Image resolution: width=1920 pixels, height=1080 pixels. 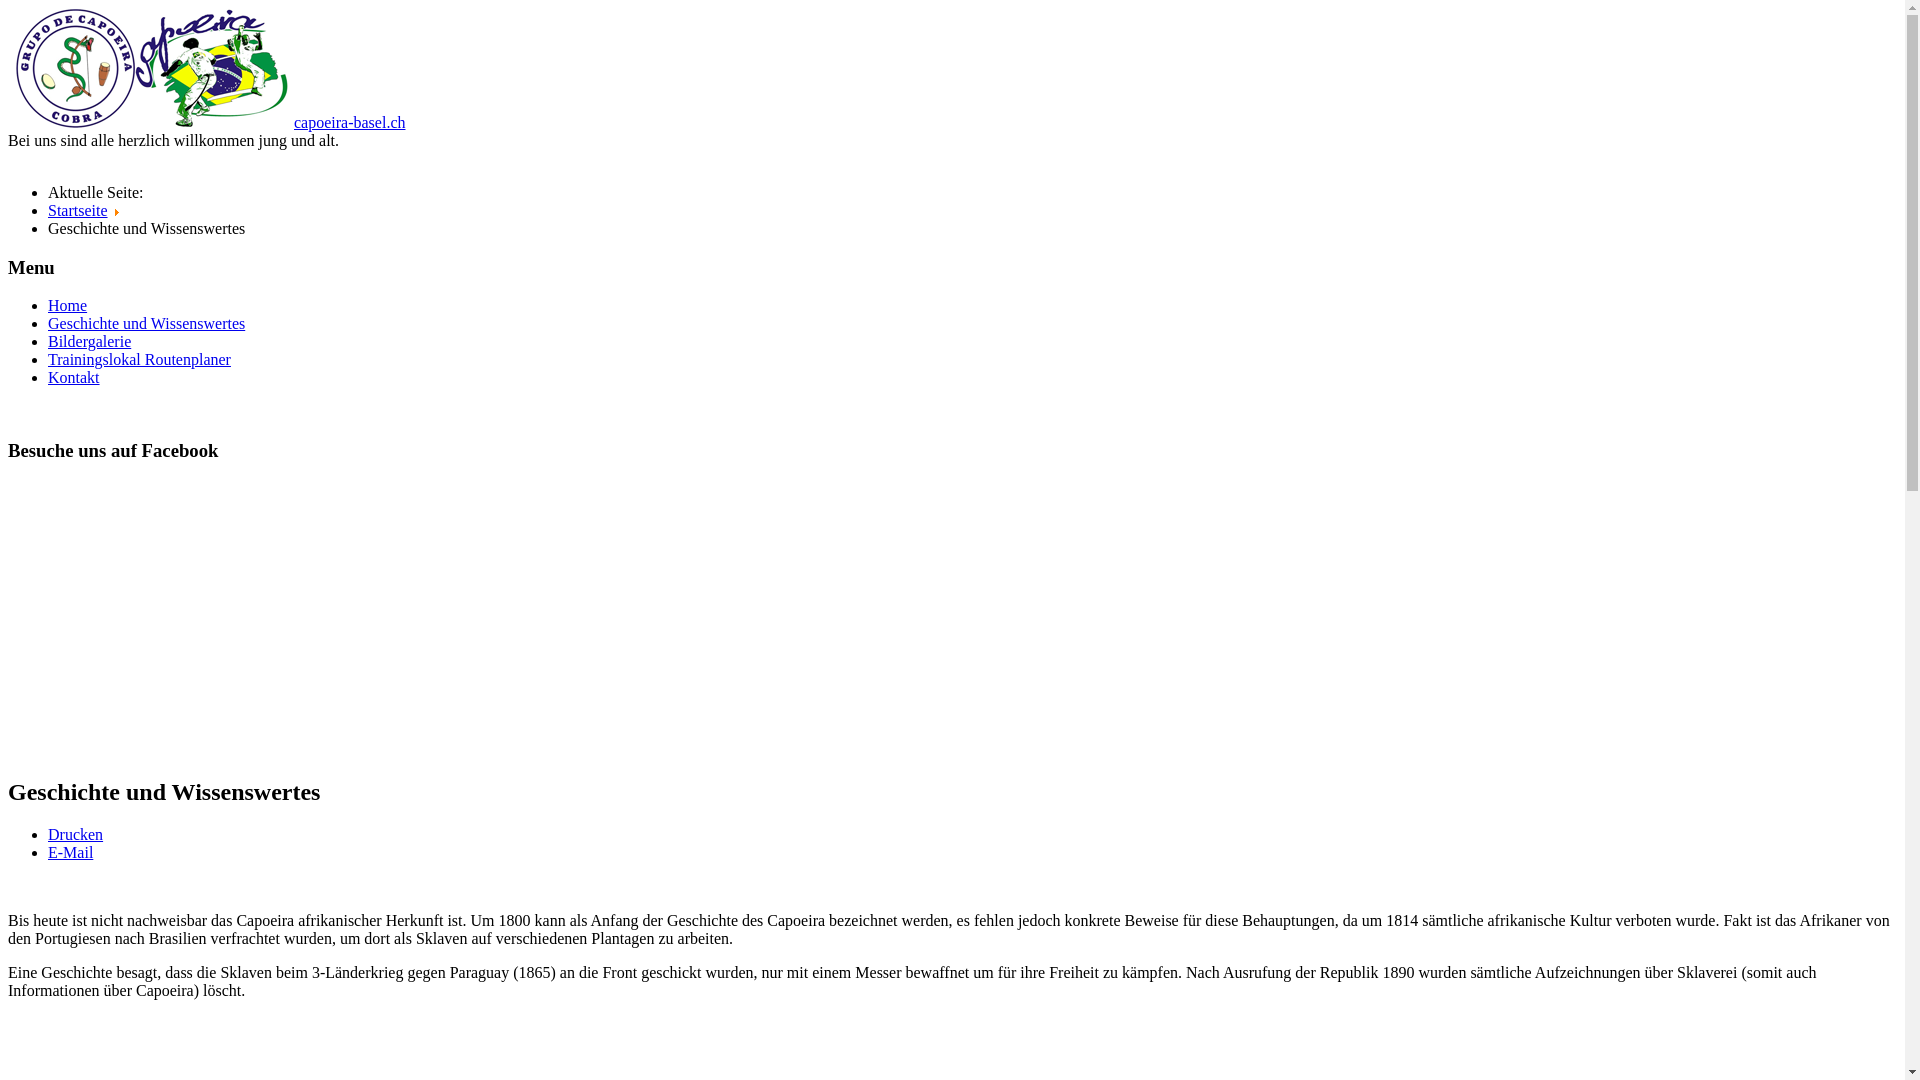 I want to click on 'E-Mail', so click(x=70, y=852).